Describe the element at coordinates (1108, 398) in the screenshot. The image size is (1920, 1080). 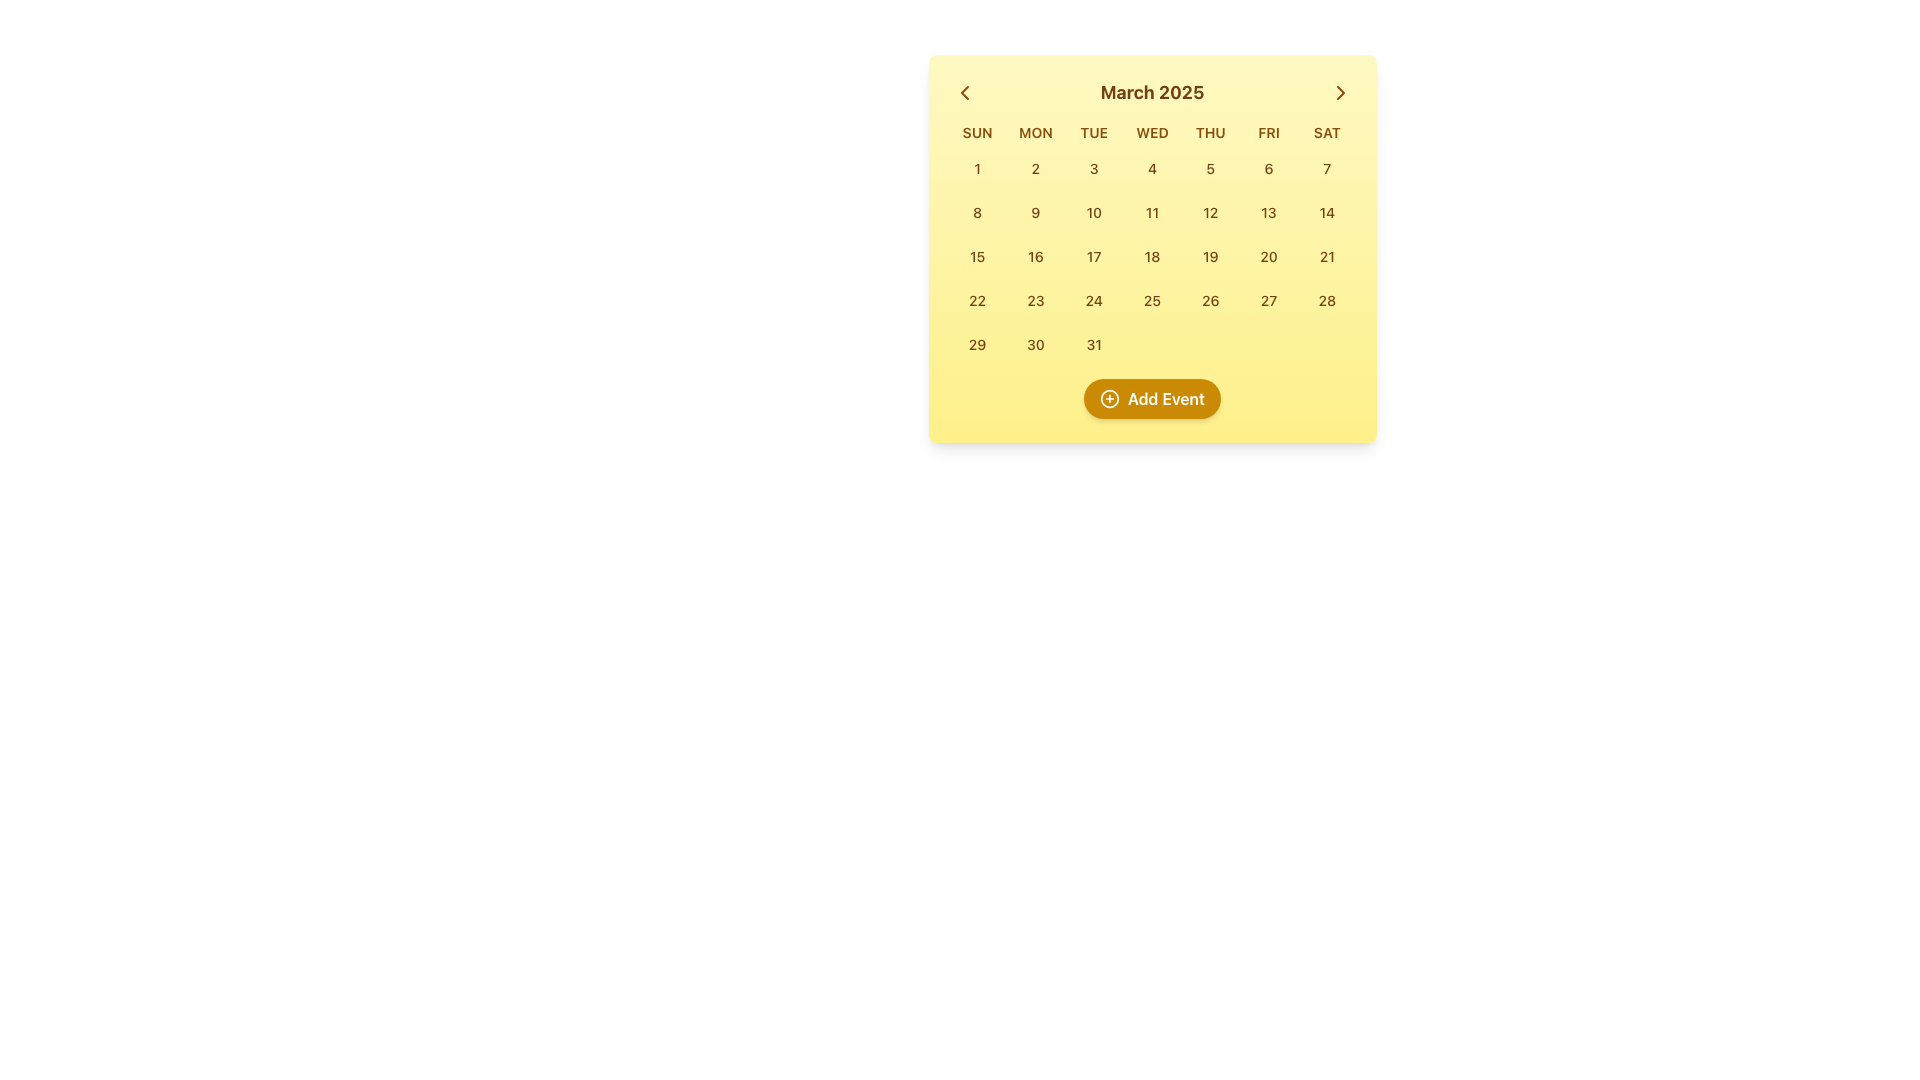
I see `the outer ring of the 'Add Event' button, which is a circle with a thin border and no fill, located at the bottom center of the yellow calendar interface` at that location.